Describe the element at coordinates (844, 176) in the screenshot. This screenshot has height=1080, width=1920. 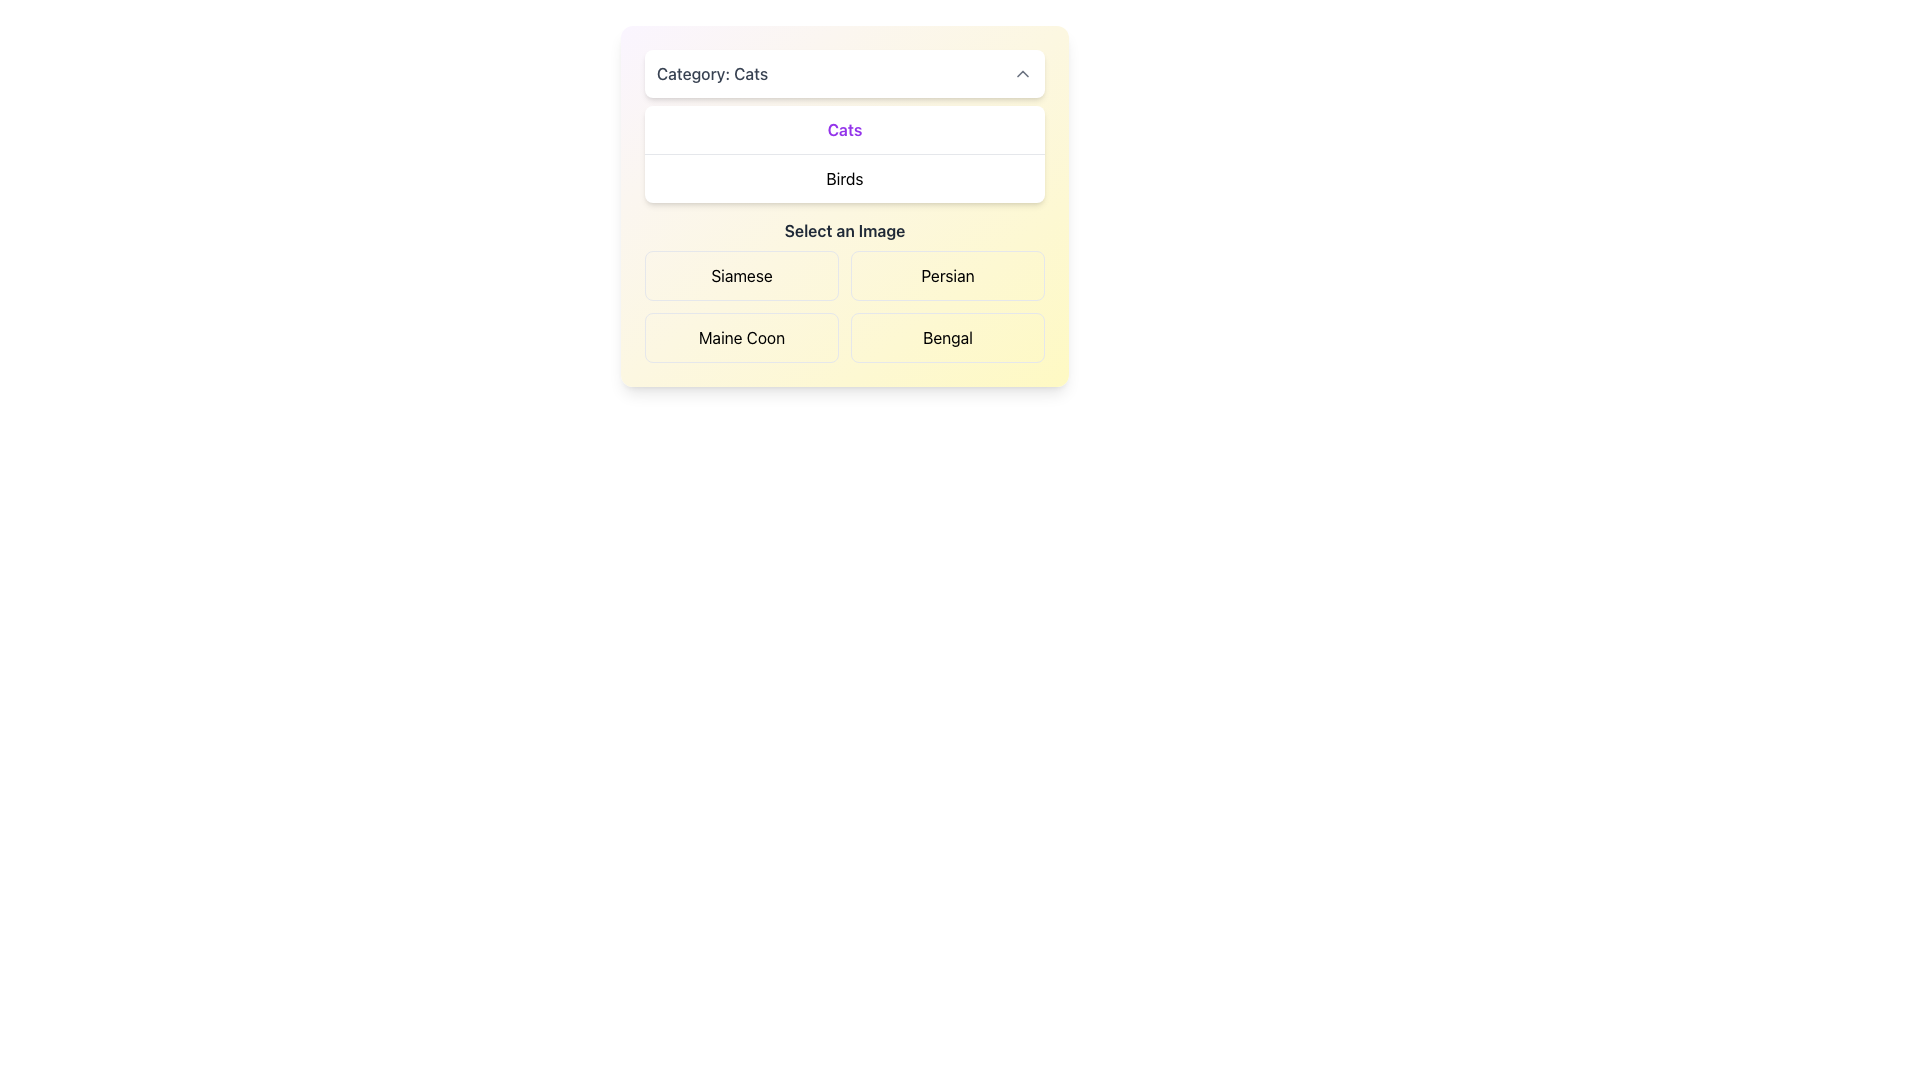
I see `the 'Birds' category option in the selectable list item located below the 'Cats' option` at that location.